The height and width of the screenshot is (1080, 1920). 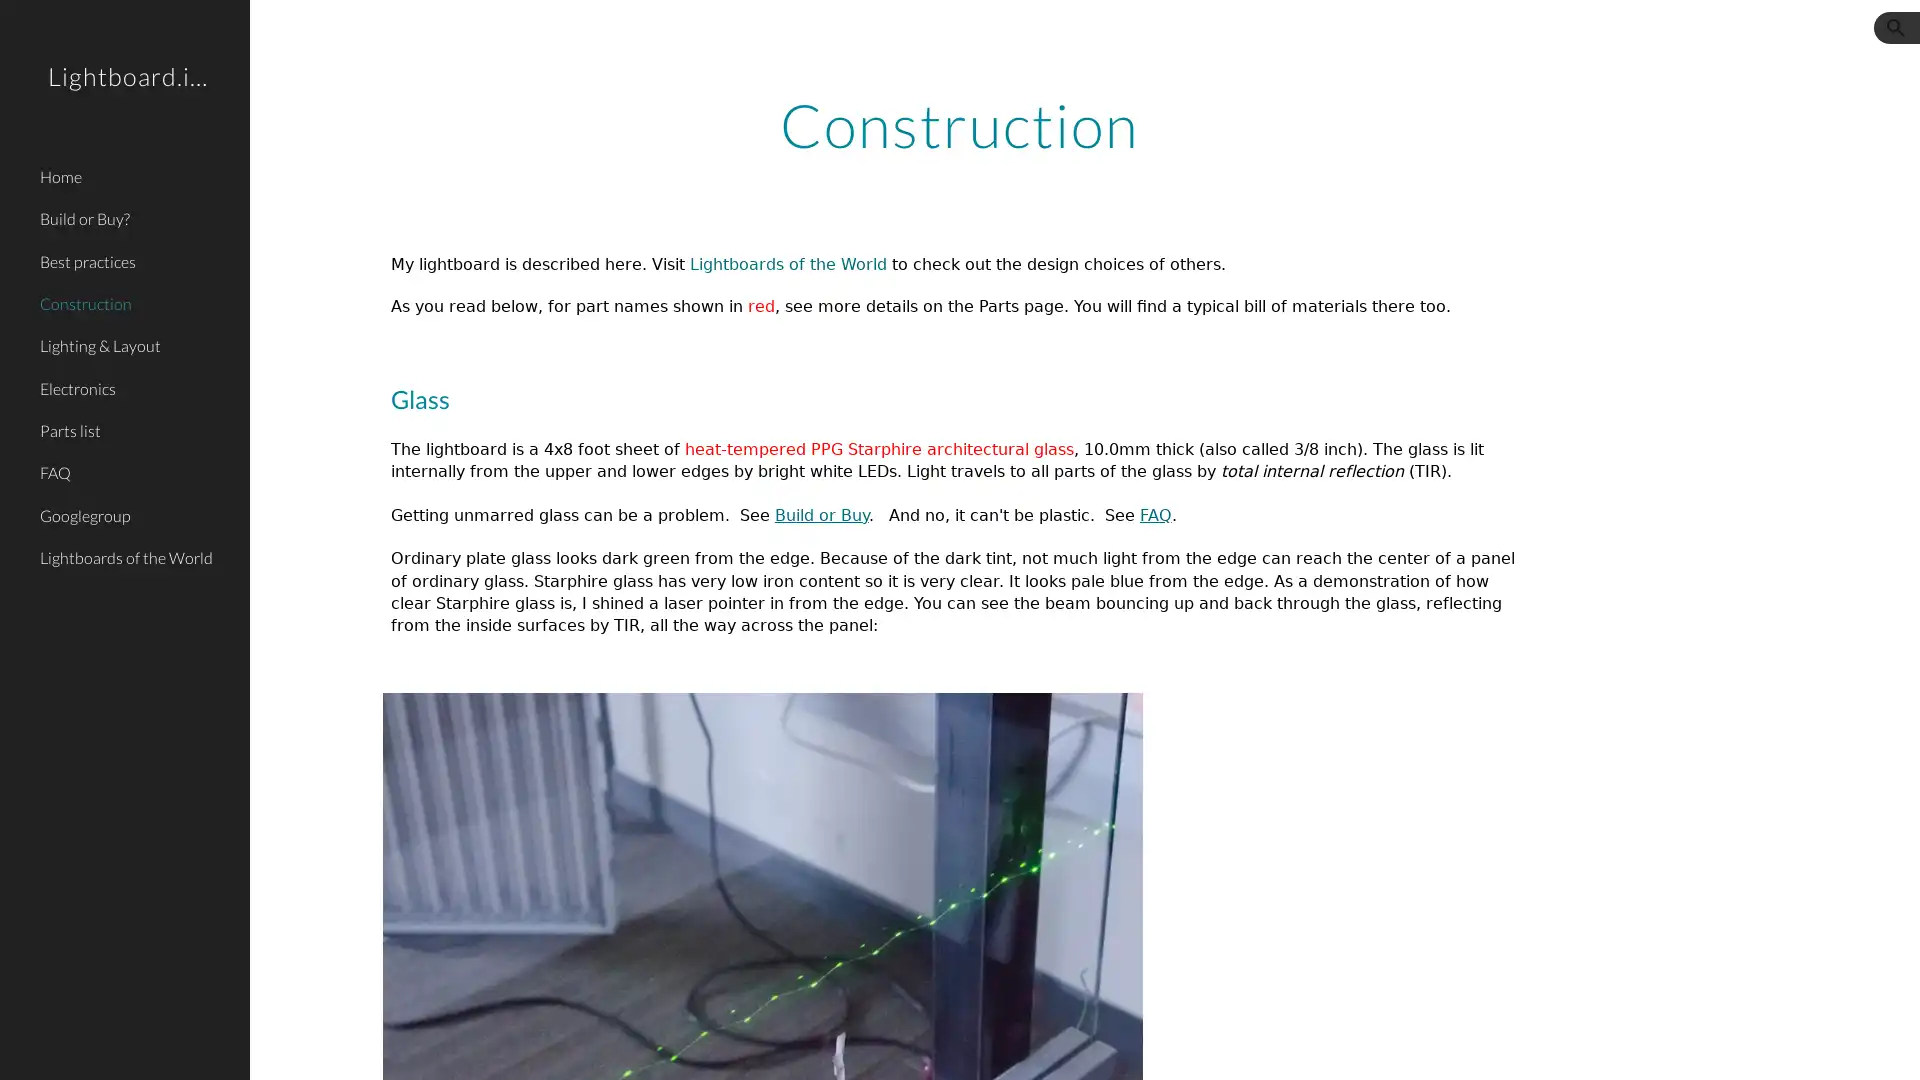 What do you see at coordinates (405, 1044) in the screenshot?
I see `Google Sites` at bounding box center [405, 1044].